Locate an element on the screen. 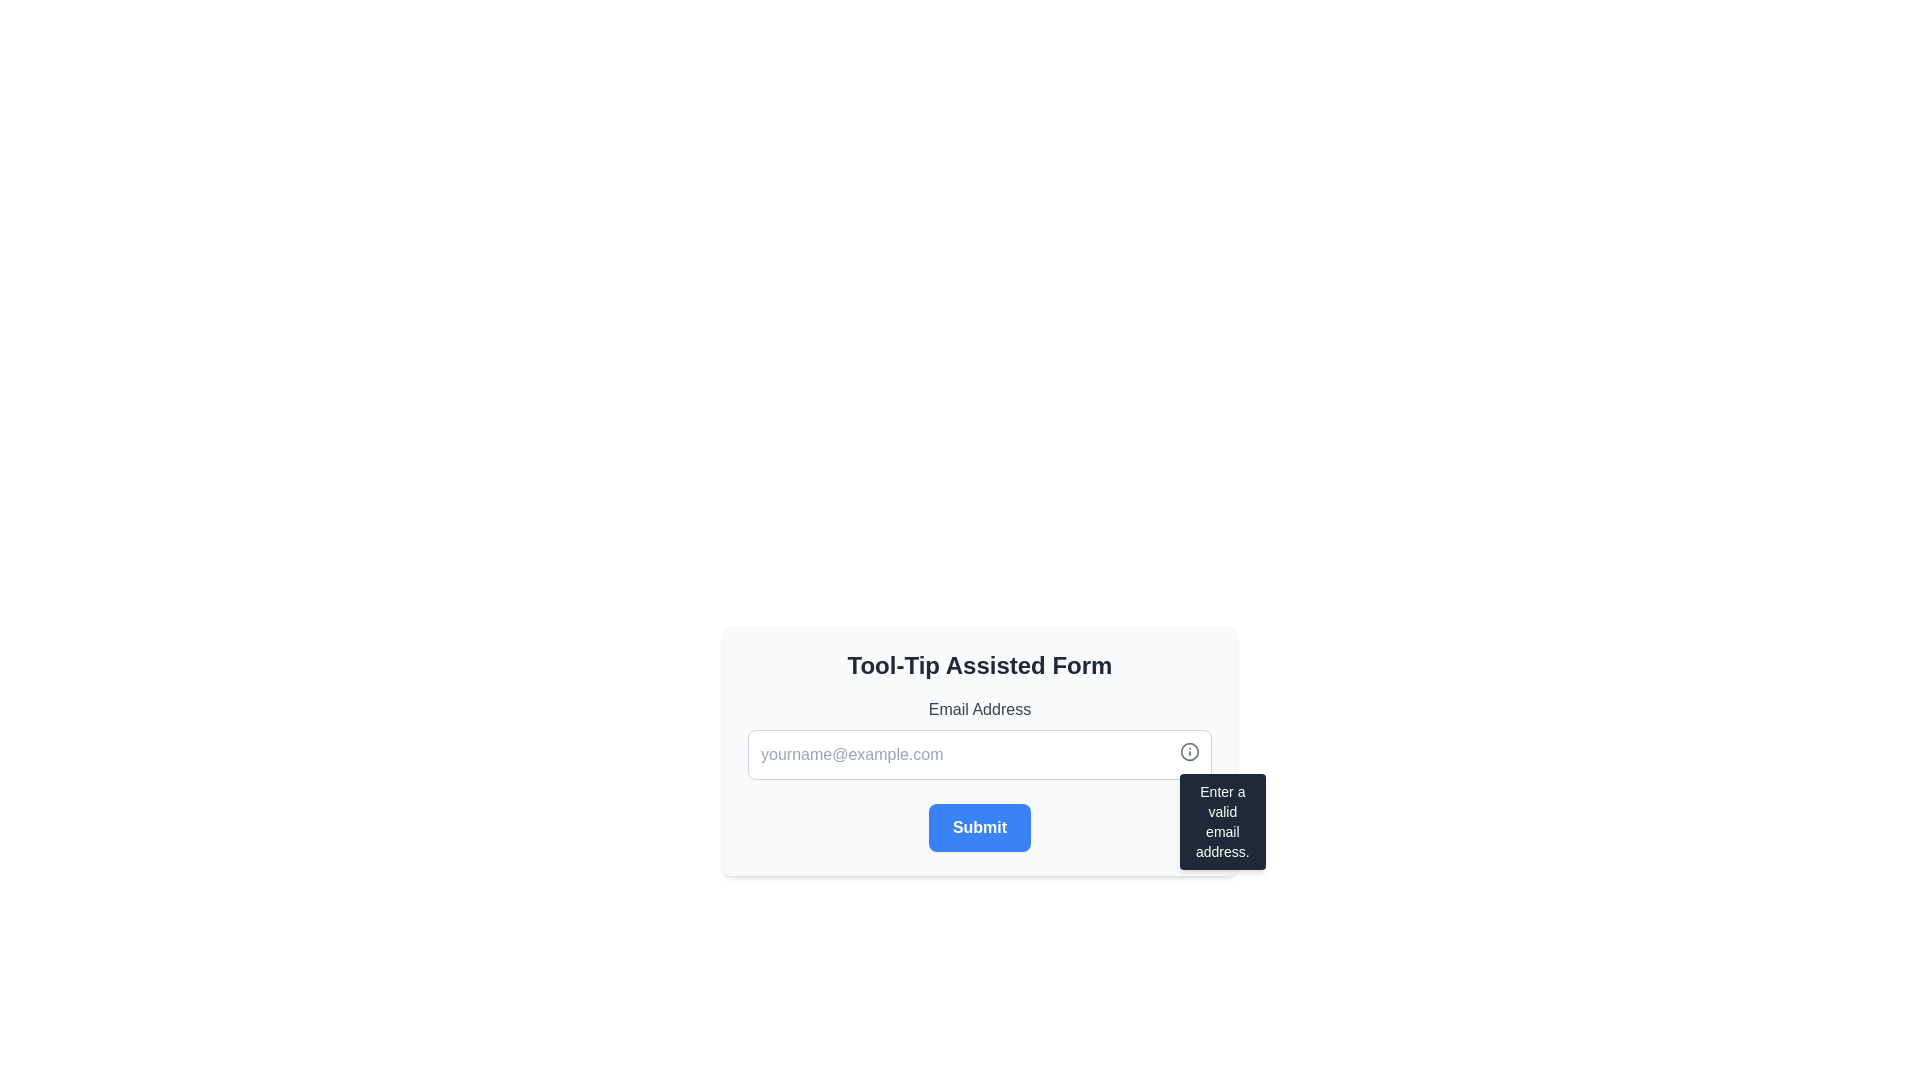 The image size is (1920, 1080). the circular shape element within the SVG that serves as a visual component of the information icon, located beside the email input box is located at coordinates (1190, 752).